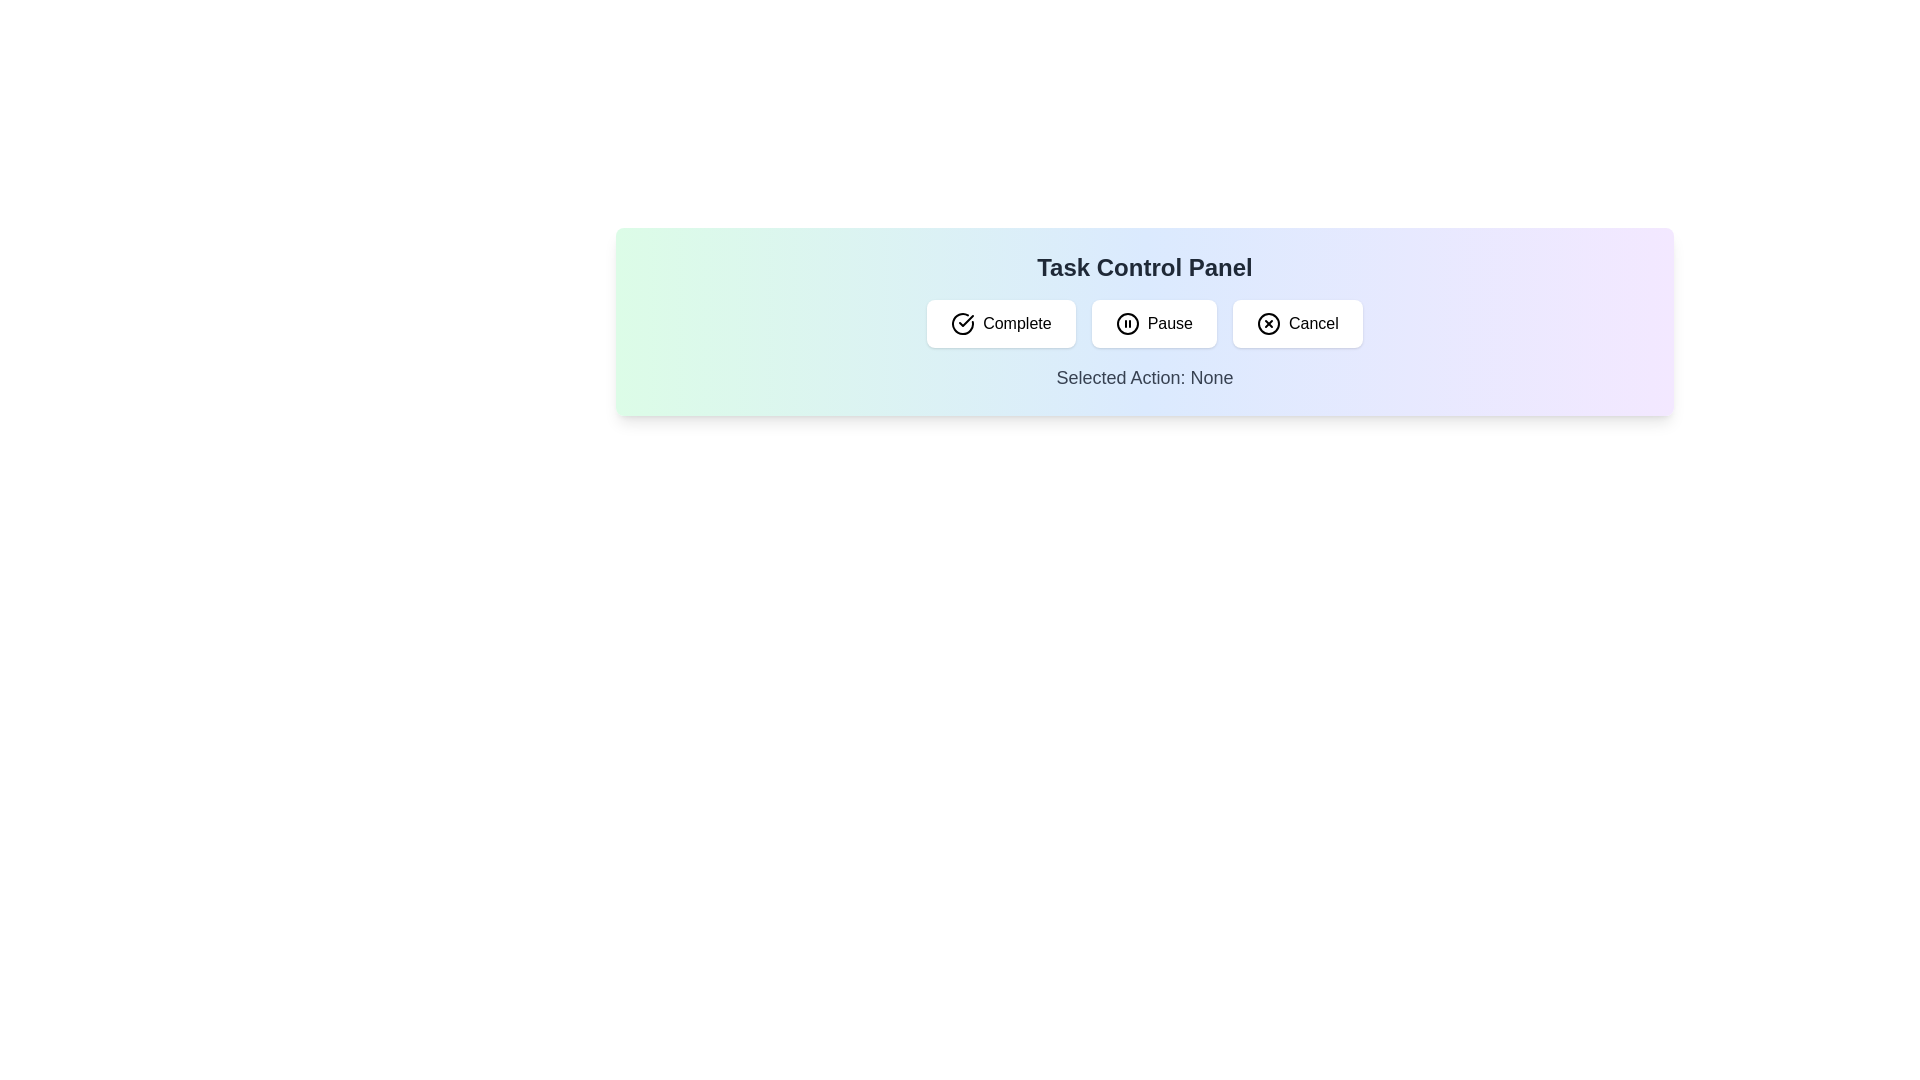  What do you see at coordinates (1154, 323) in the screenshot?
I see `the 'Pause' button, which is a white rectangular button with rounded edges and a pause symbol` at bounding box center [1154, 323].